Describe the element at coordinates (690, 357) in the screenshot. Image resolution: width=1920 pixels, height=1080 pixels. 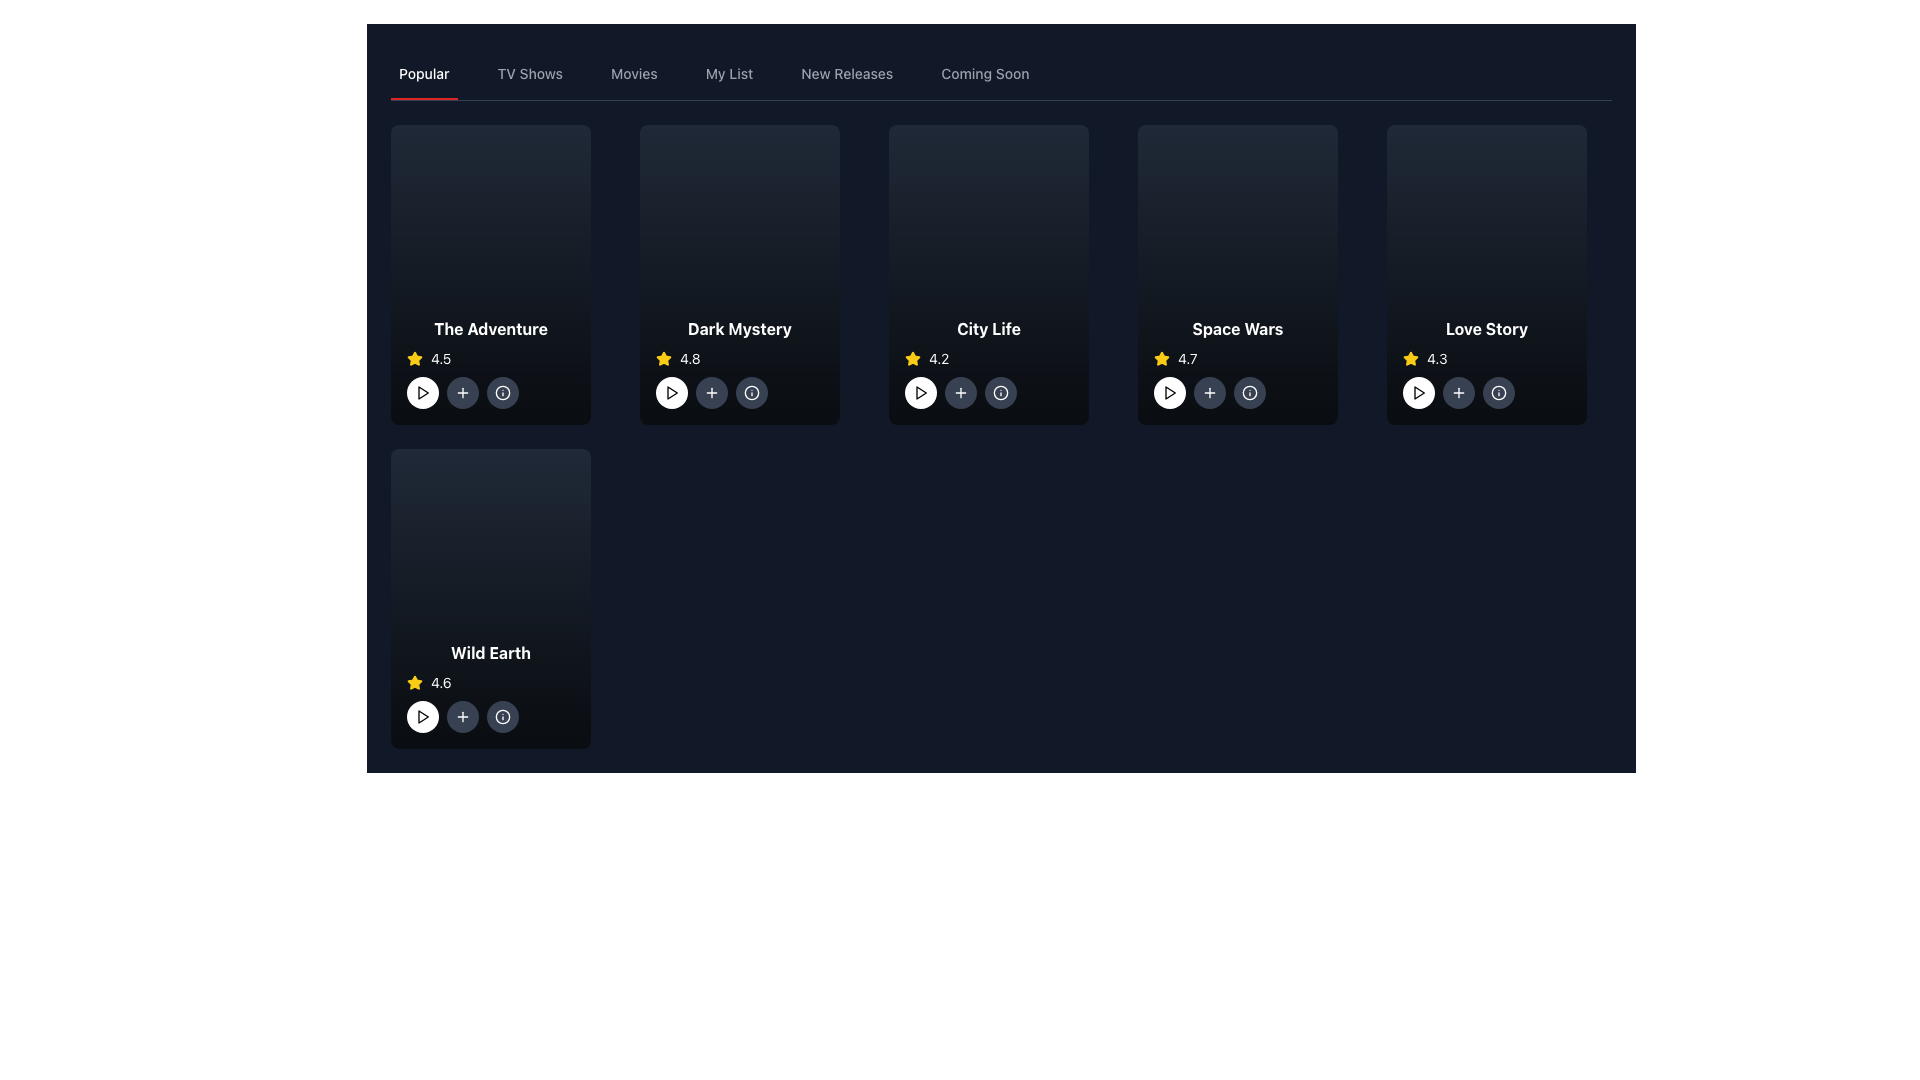
I see `the text label displaying the rating '4.8' that is aligned with a yellow star icon, indicating the rating value in a star rating system` at that location.